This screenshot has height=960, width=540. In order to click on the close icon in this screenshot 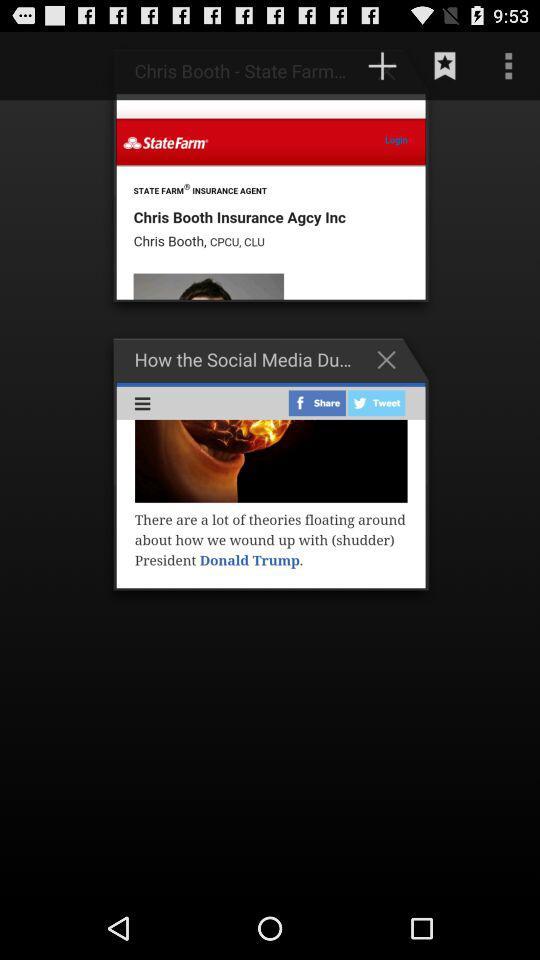, I will do `click(391, 383)`.